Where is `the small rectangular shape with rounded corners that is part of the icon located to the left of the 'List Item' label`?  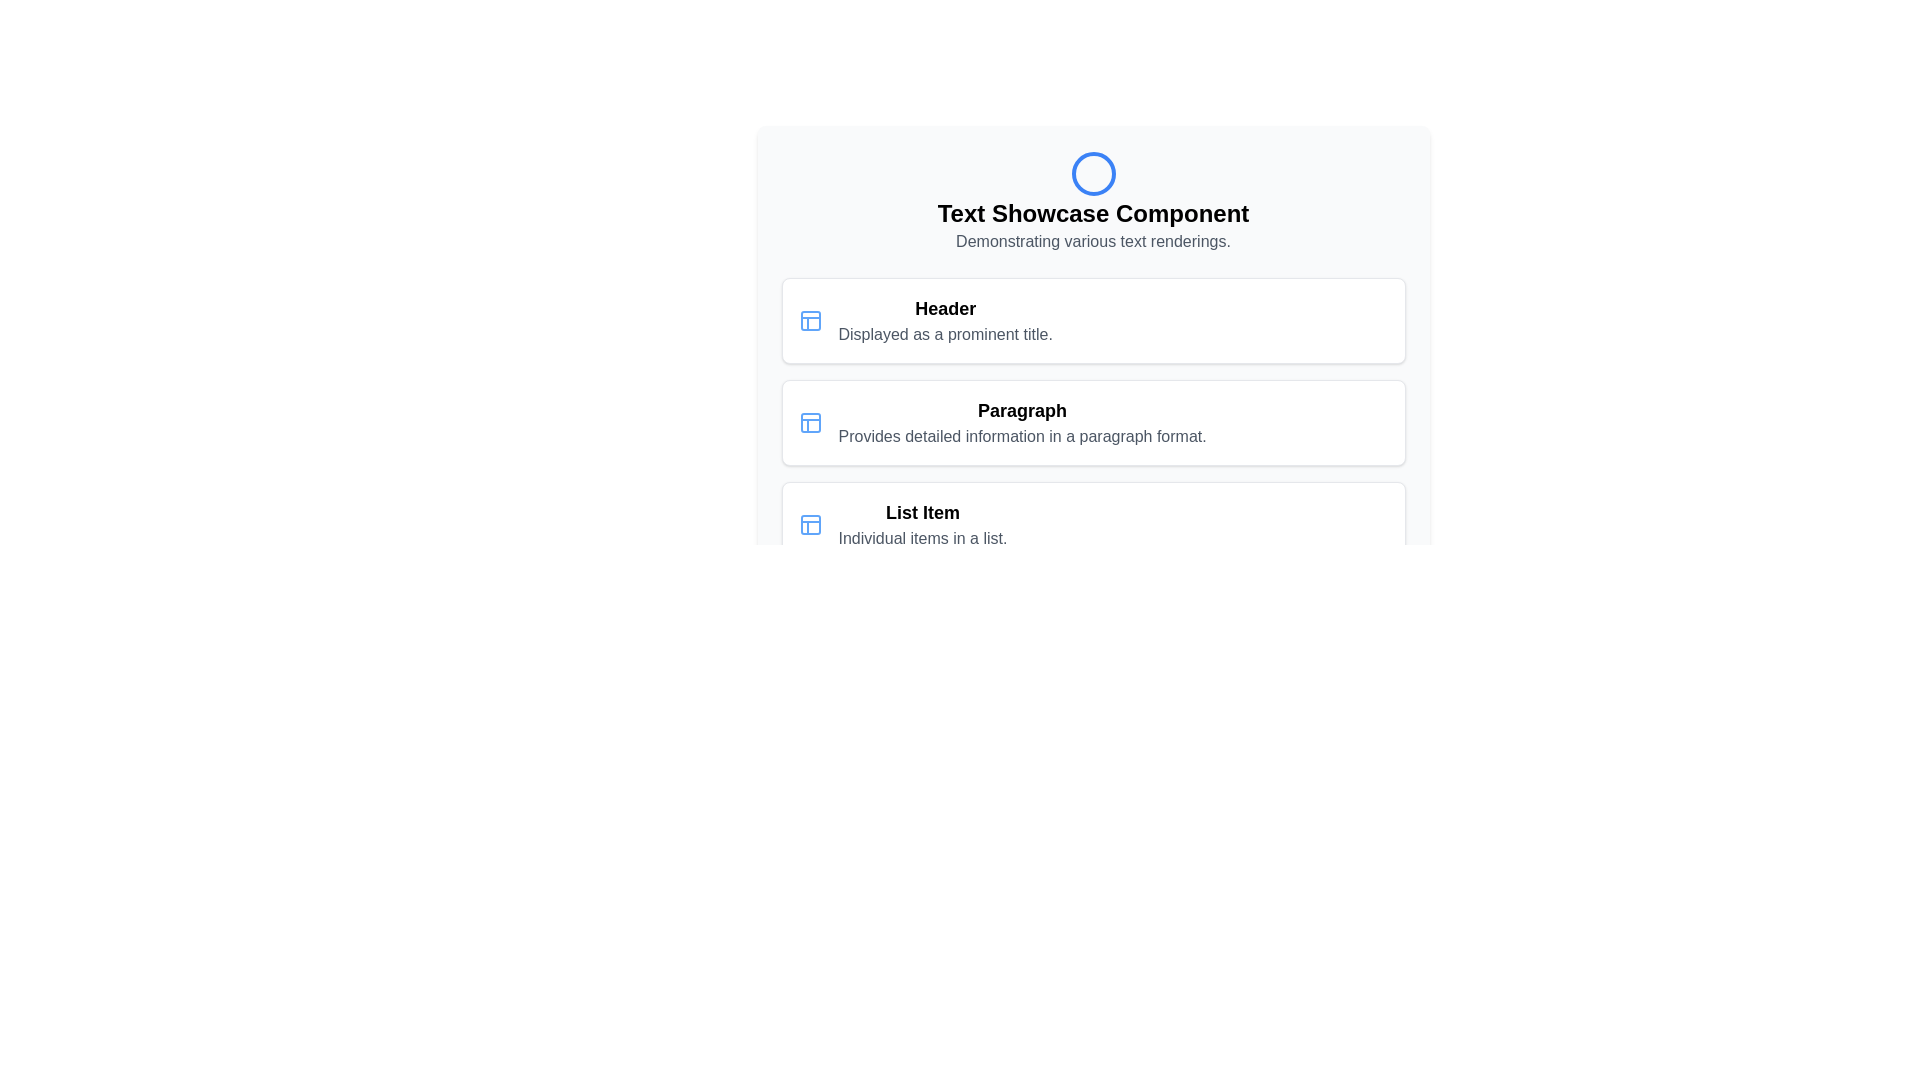 the small rectangular shape with rounded corners that is part of the icon located to the left of the 'List Item' label is located at coordinates (810, 523).